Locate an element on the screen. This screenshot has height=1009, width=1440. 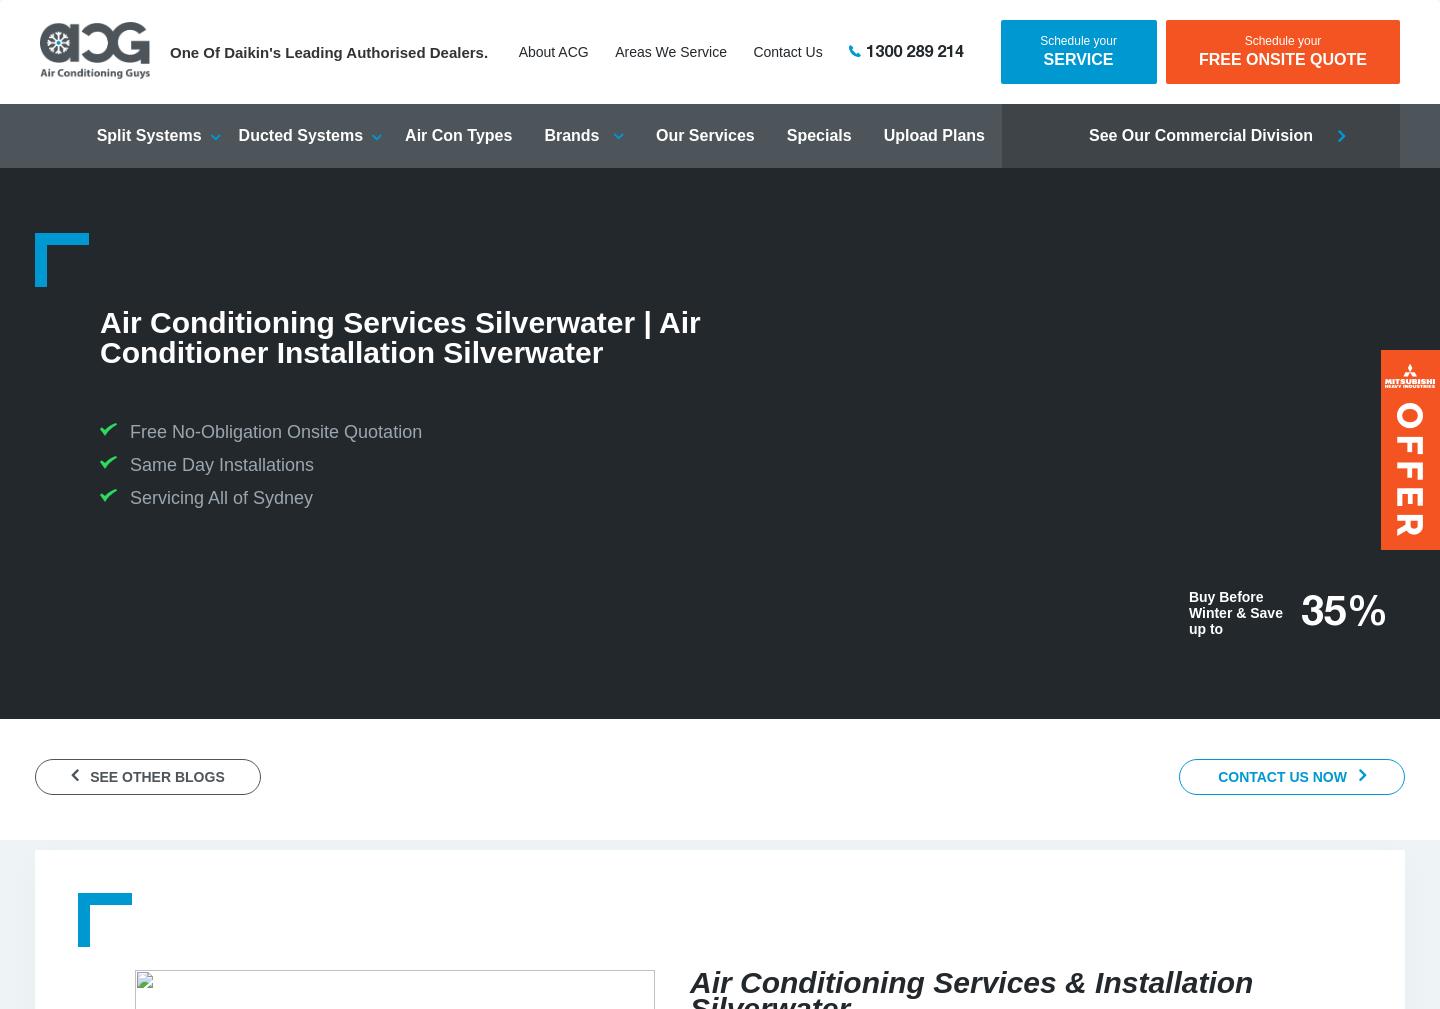
'Upload Plans' is located at coordinates (933, 134).